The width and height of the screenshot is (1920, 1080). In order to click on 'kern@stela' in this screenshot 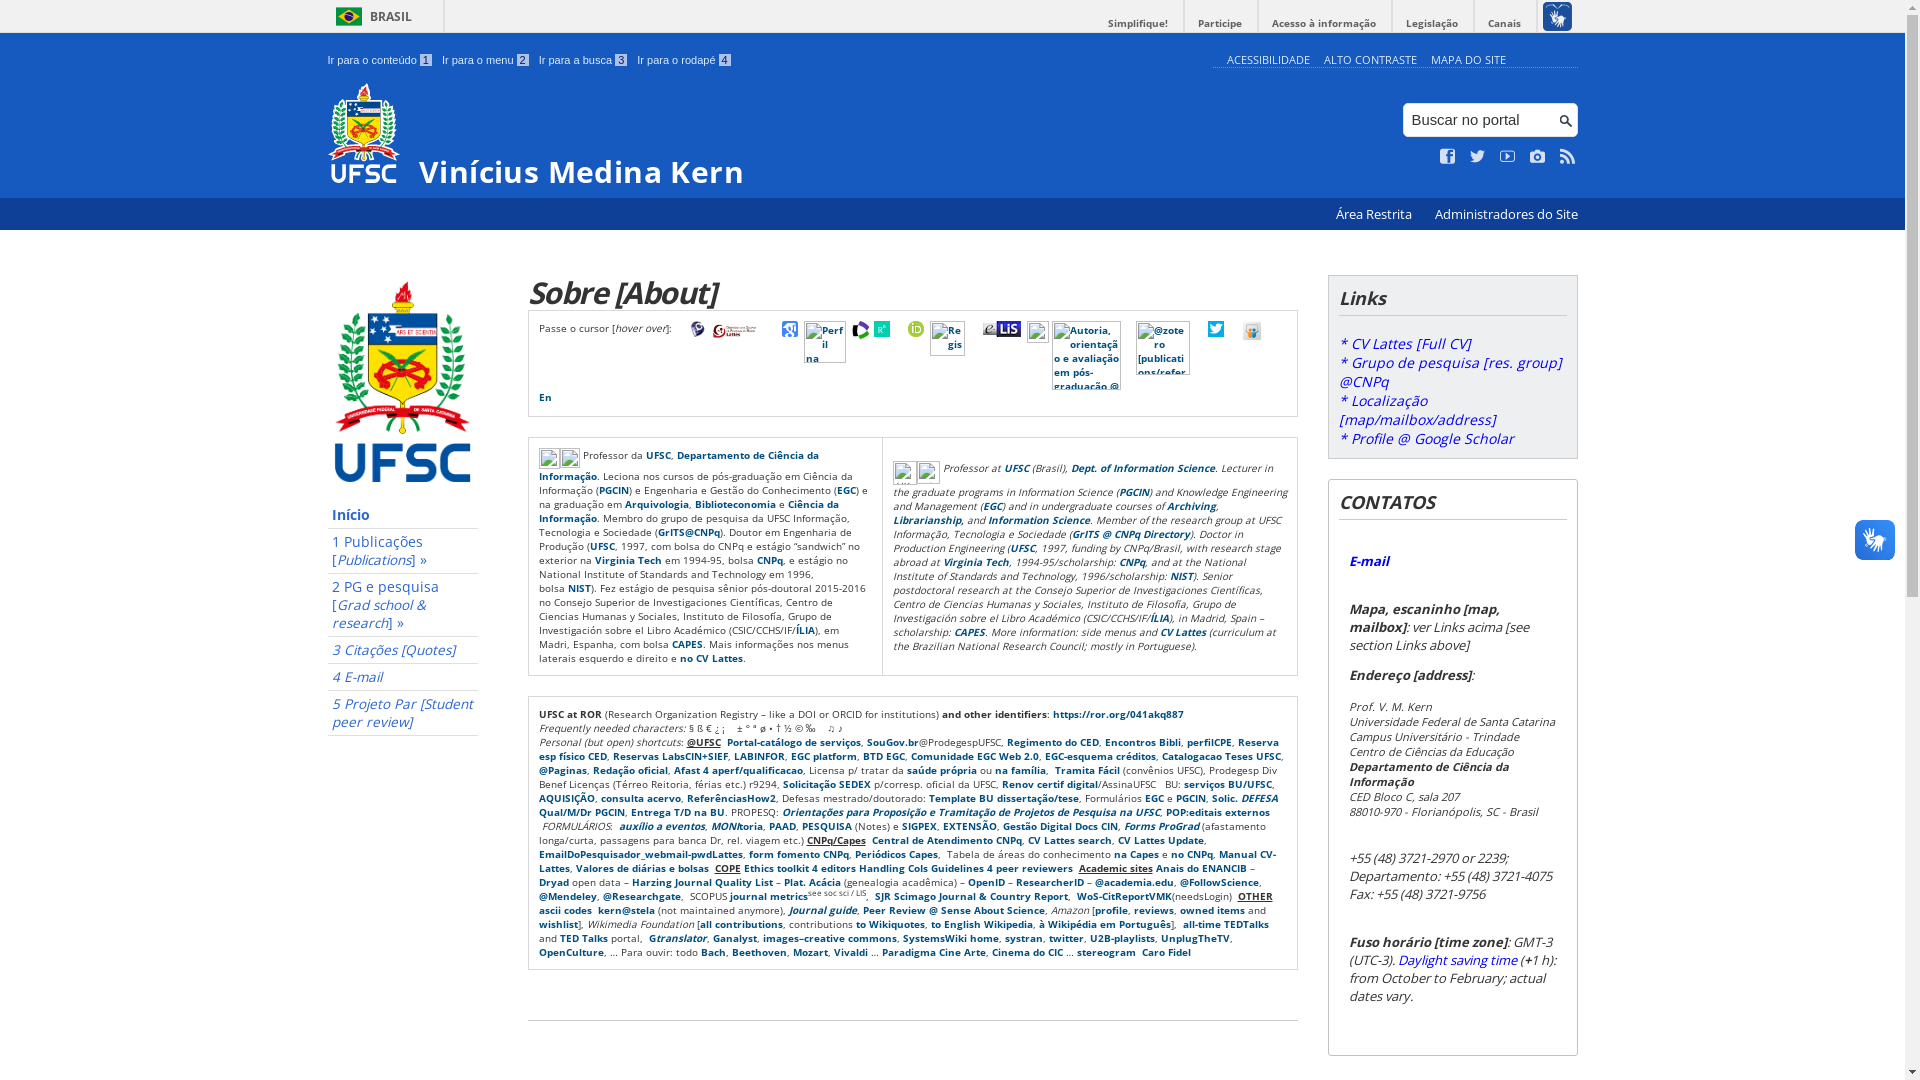, I will do `click(625, 910)`.